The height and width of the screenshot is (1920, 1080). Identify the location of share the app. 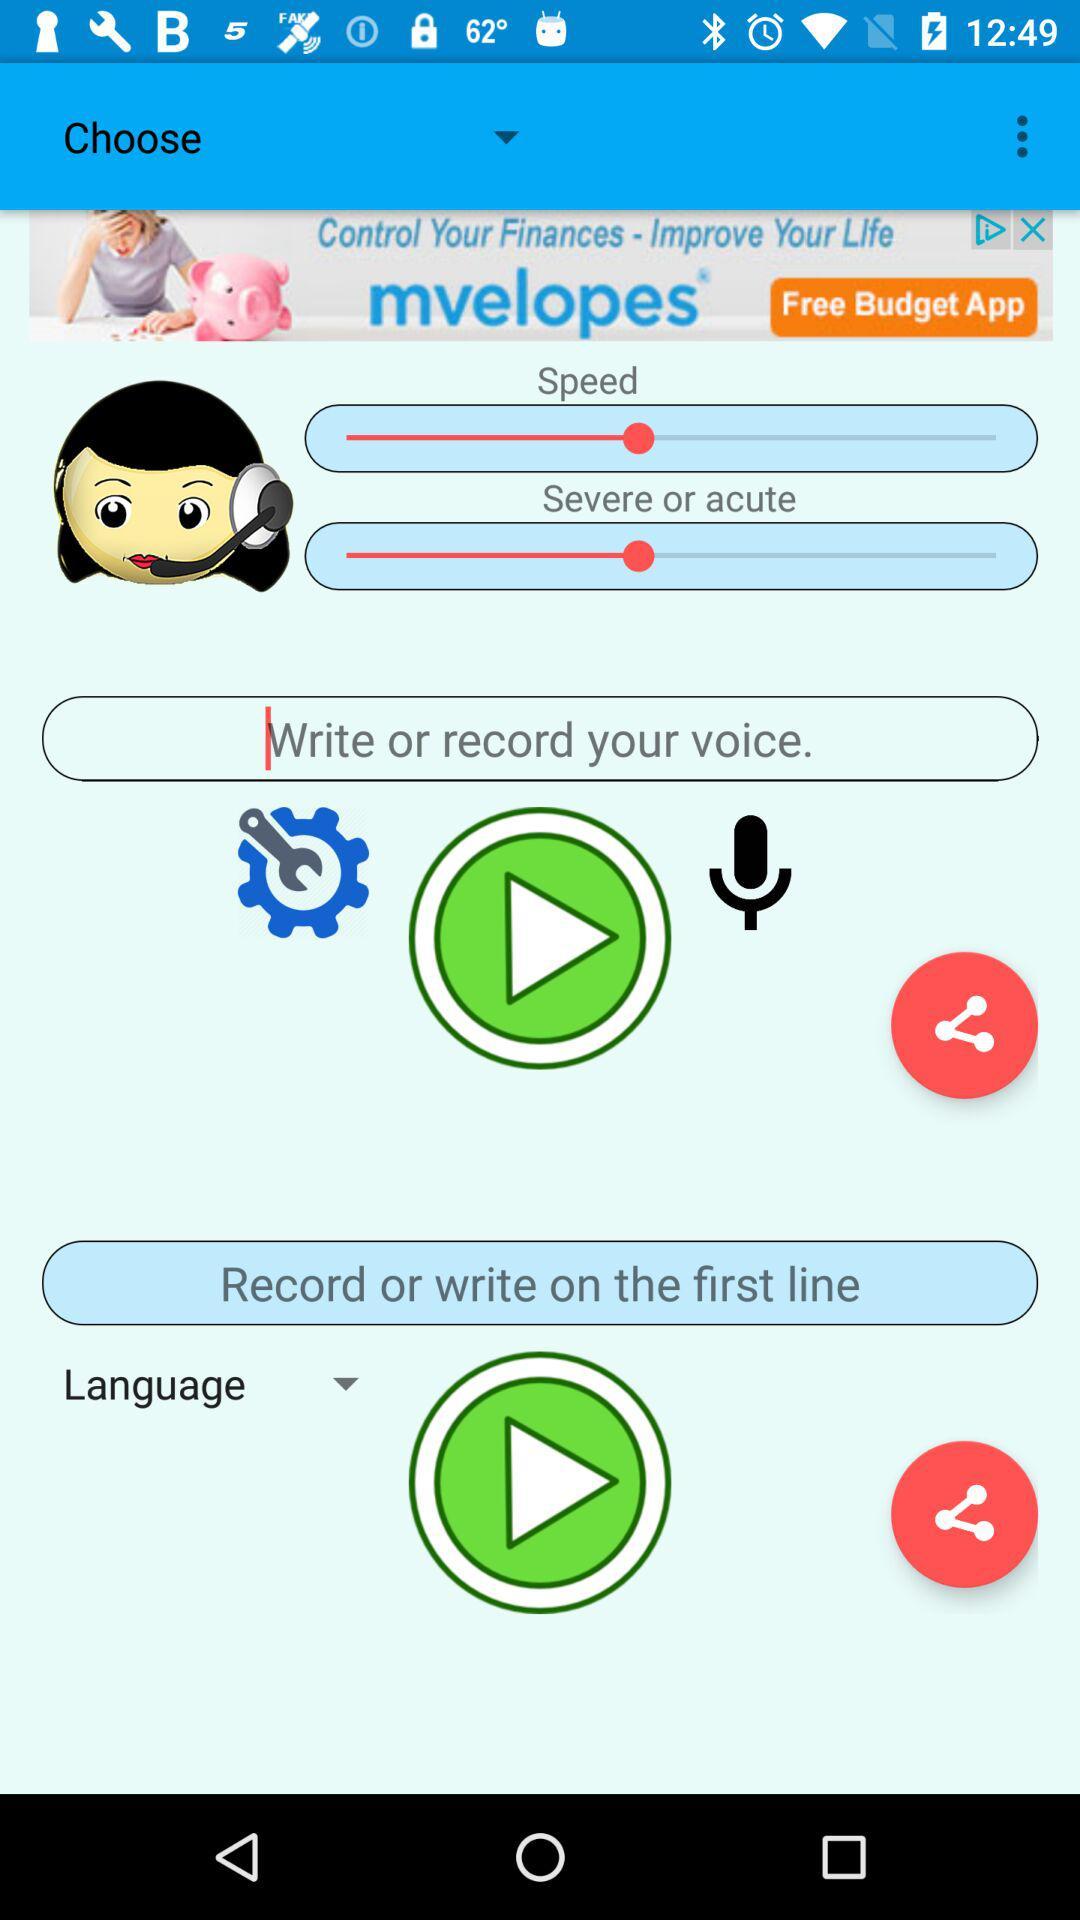
(963, 1514).